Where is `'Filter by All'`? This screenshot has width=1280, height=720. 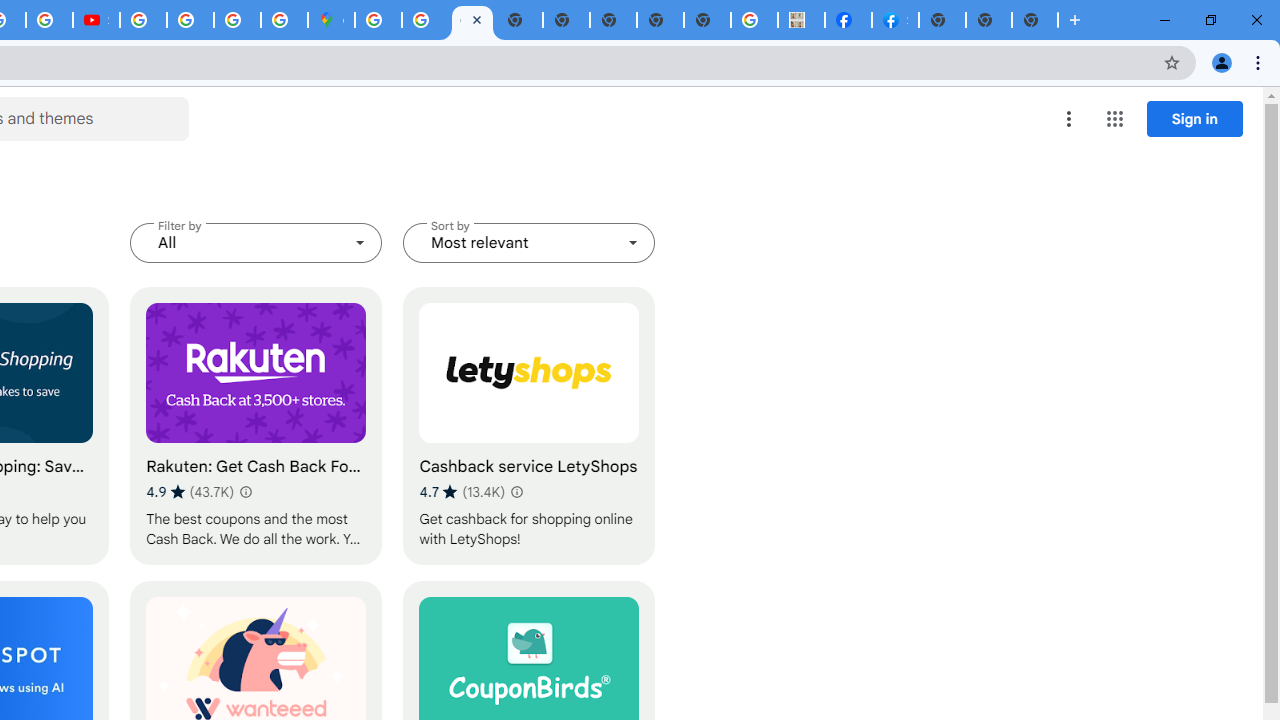 'Filter by All' is located at coordinates (255, 242).